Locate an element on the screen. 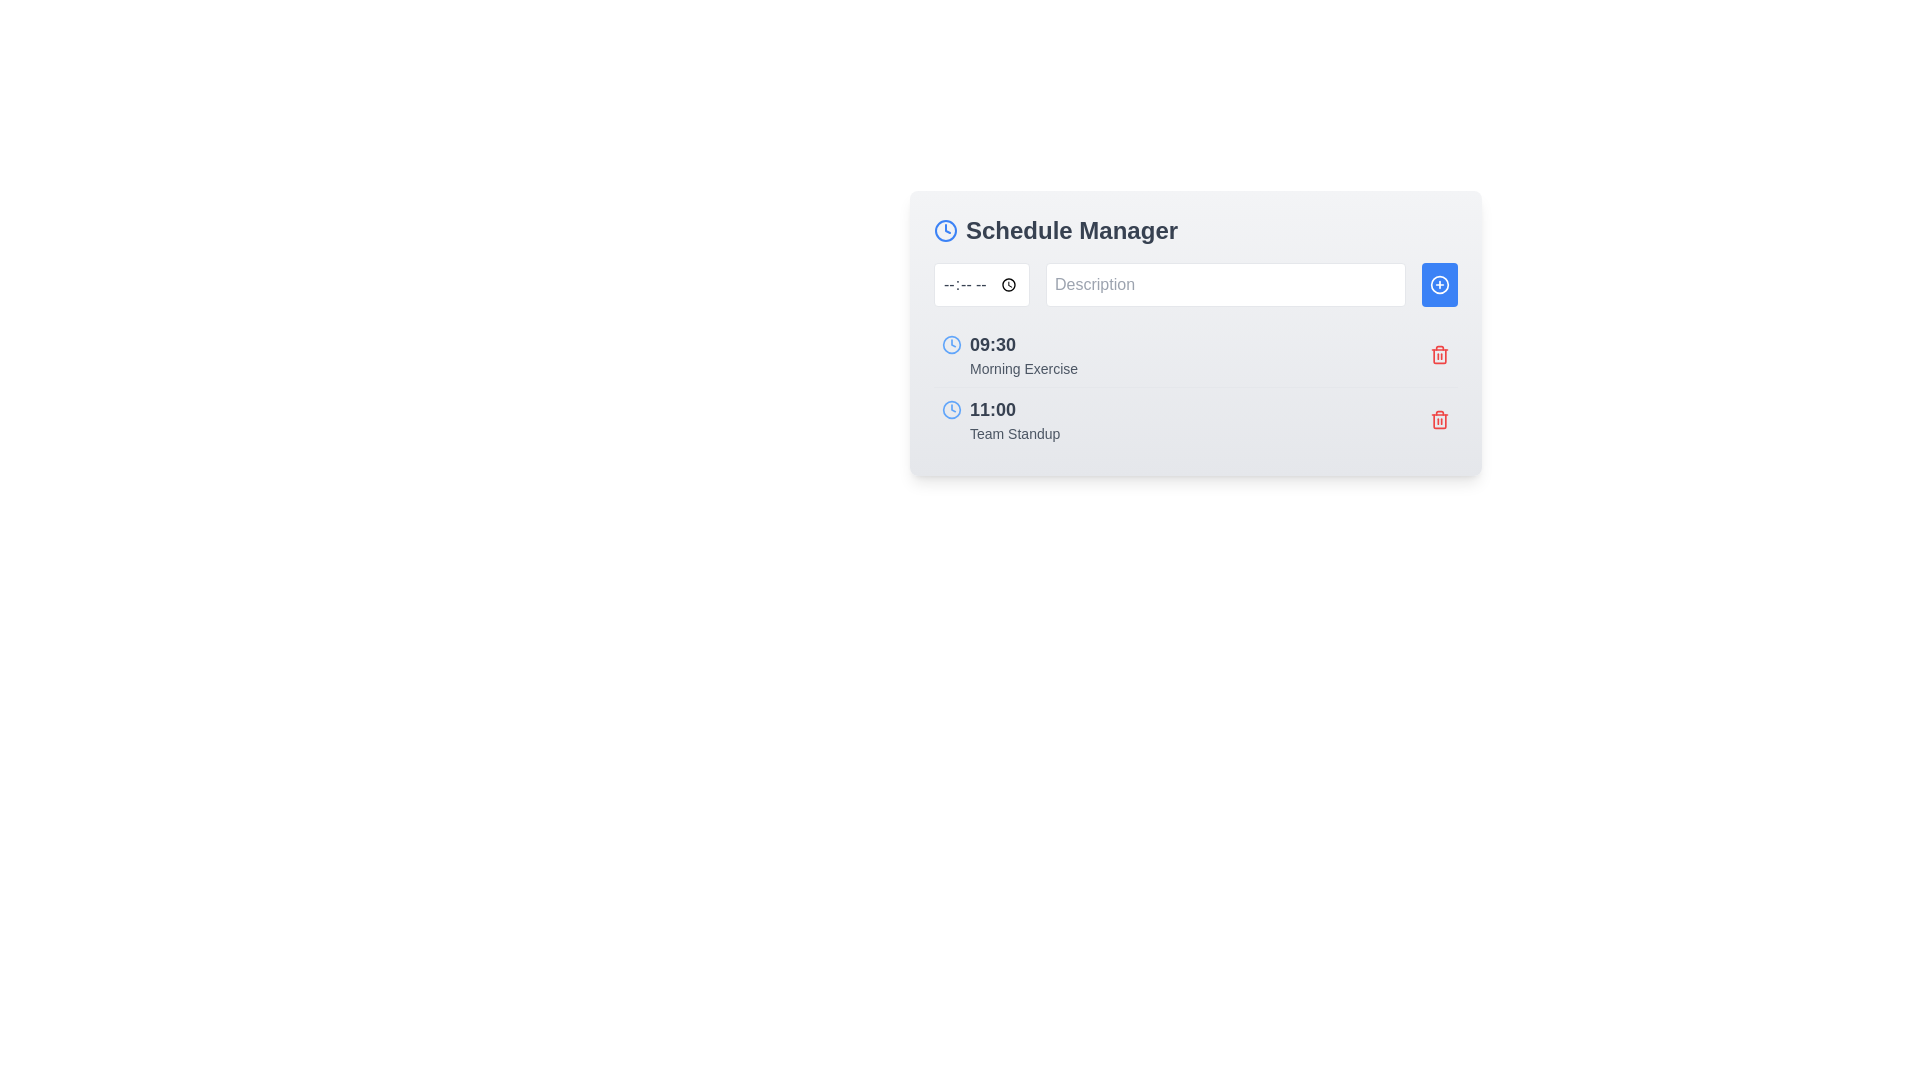 Image resolution: width=1920 pixels, height=1080 pixels. the static label representing a calendar event located as the second entry below '09:30 Morning Exercise' in the Schedule Manager interface is located at coordinates (1001, 419).